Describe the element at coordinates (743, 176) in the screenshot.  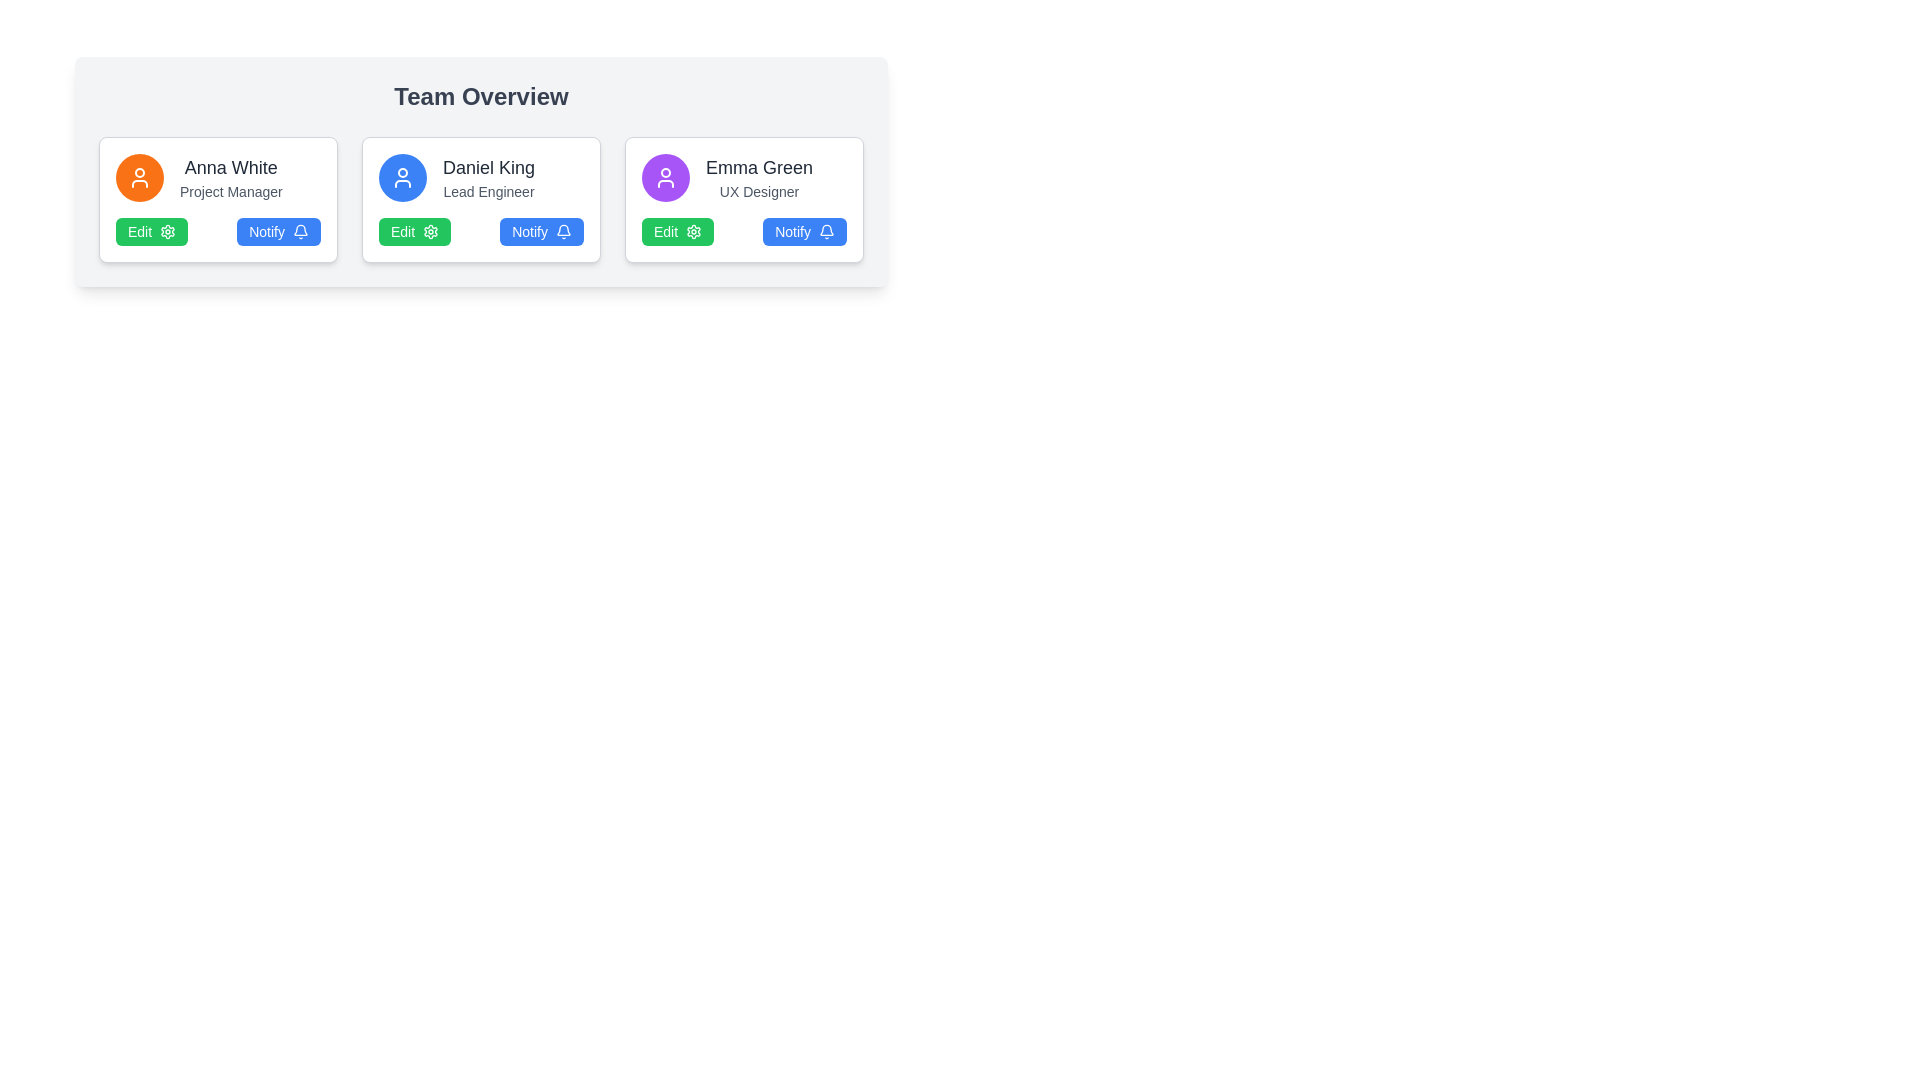
I see `displayed name and role of the team member in the Profile display component located in the third card from the left under the 'Team Overview' section` at that location.